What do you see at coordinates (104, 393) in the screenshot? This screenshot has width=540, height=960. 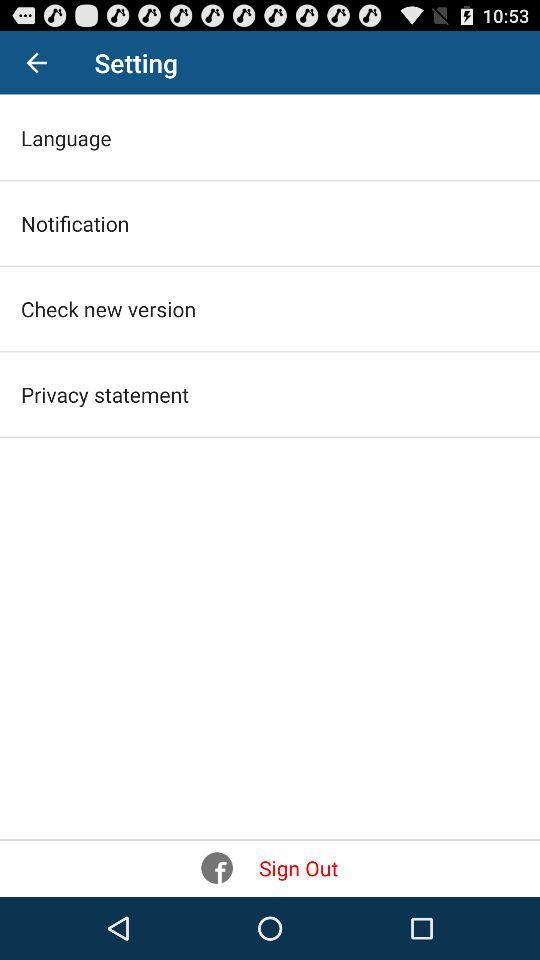 I see `privacy statement on the left` at bounding box center [104, 393].